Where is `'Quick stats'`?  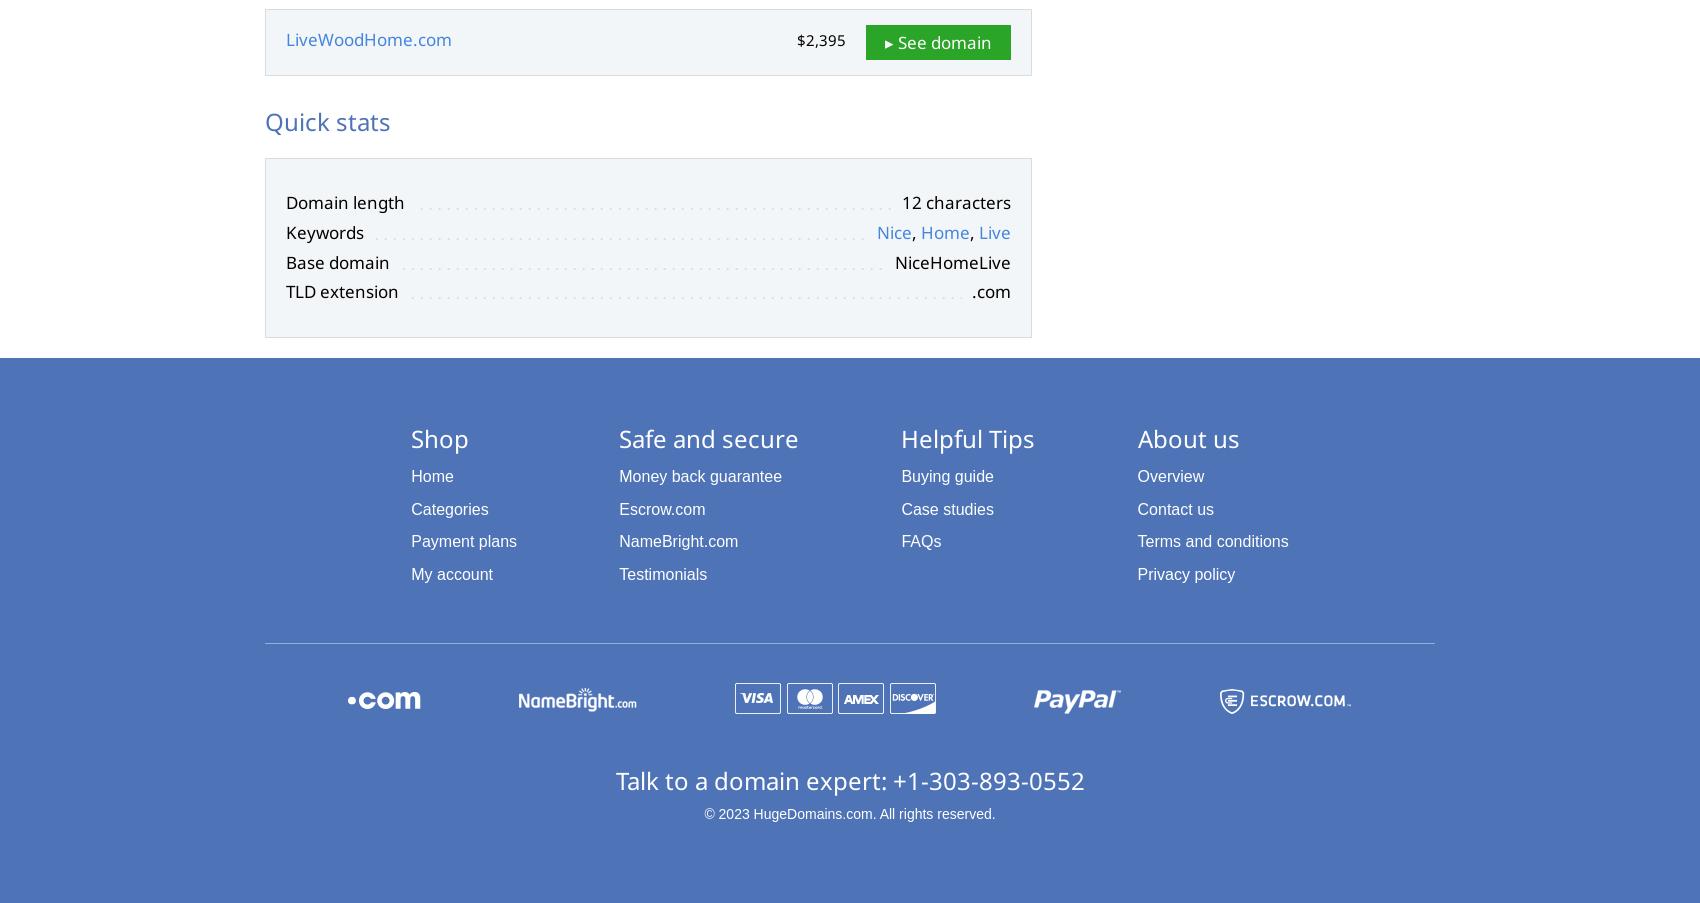 'Quick stats' is located at coordinates (326, 121).